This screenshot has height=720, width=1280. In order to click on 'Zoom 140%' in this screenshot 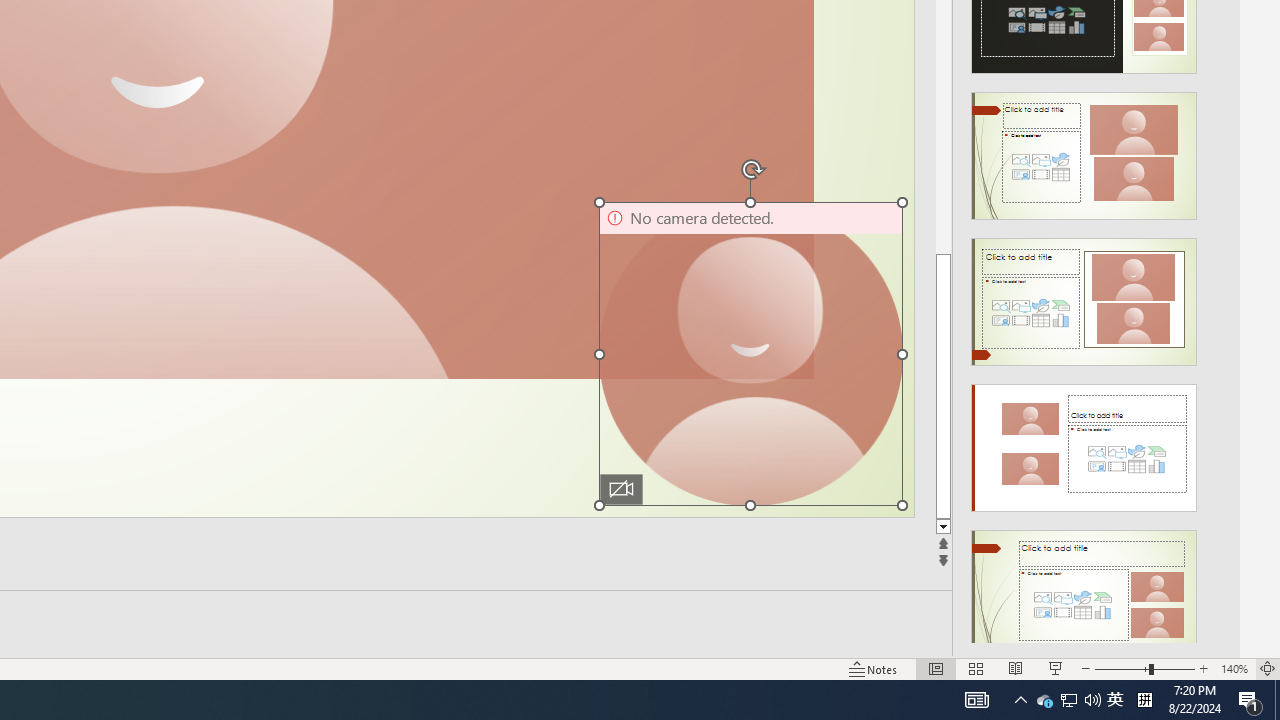, I will do `click(1233, 669)`.